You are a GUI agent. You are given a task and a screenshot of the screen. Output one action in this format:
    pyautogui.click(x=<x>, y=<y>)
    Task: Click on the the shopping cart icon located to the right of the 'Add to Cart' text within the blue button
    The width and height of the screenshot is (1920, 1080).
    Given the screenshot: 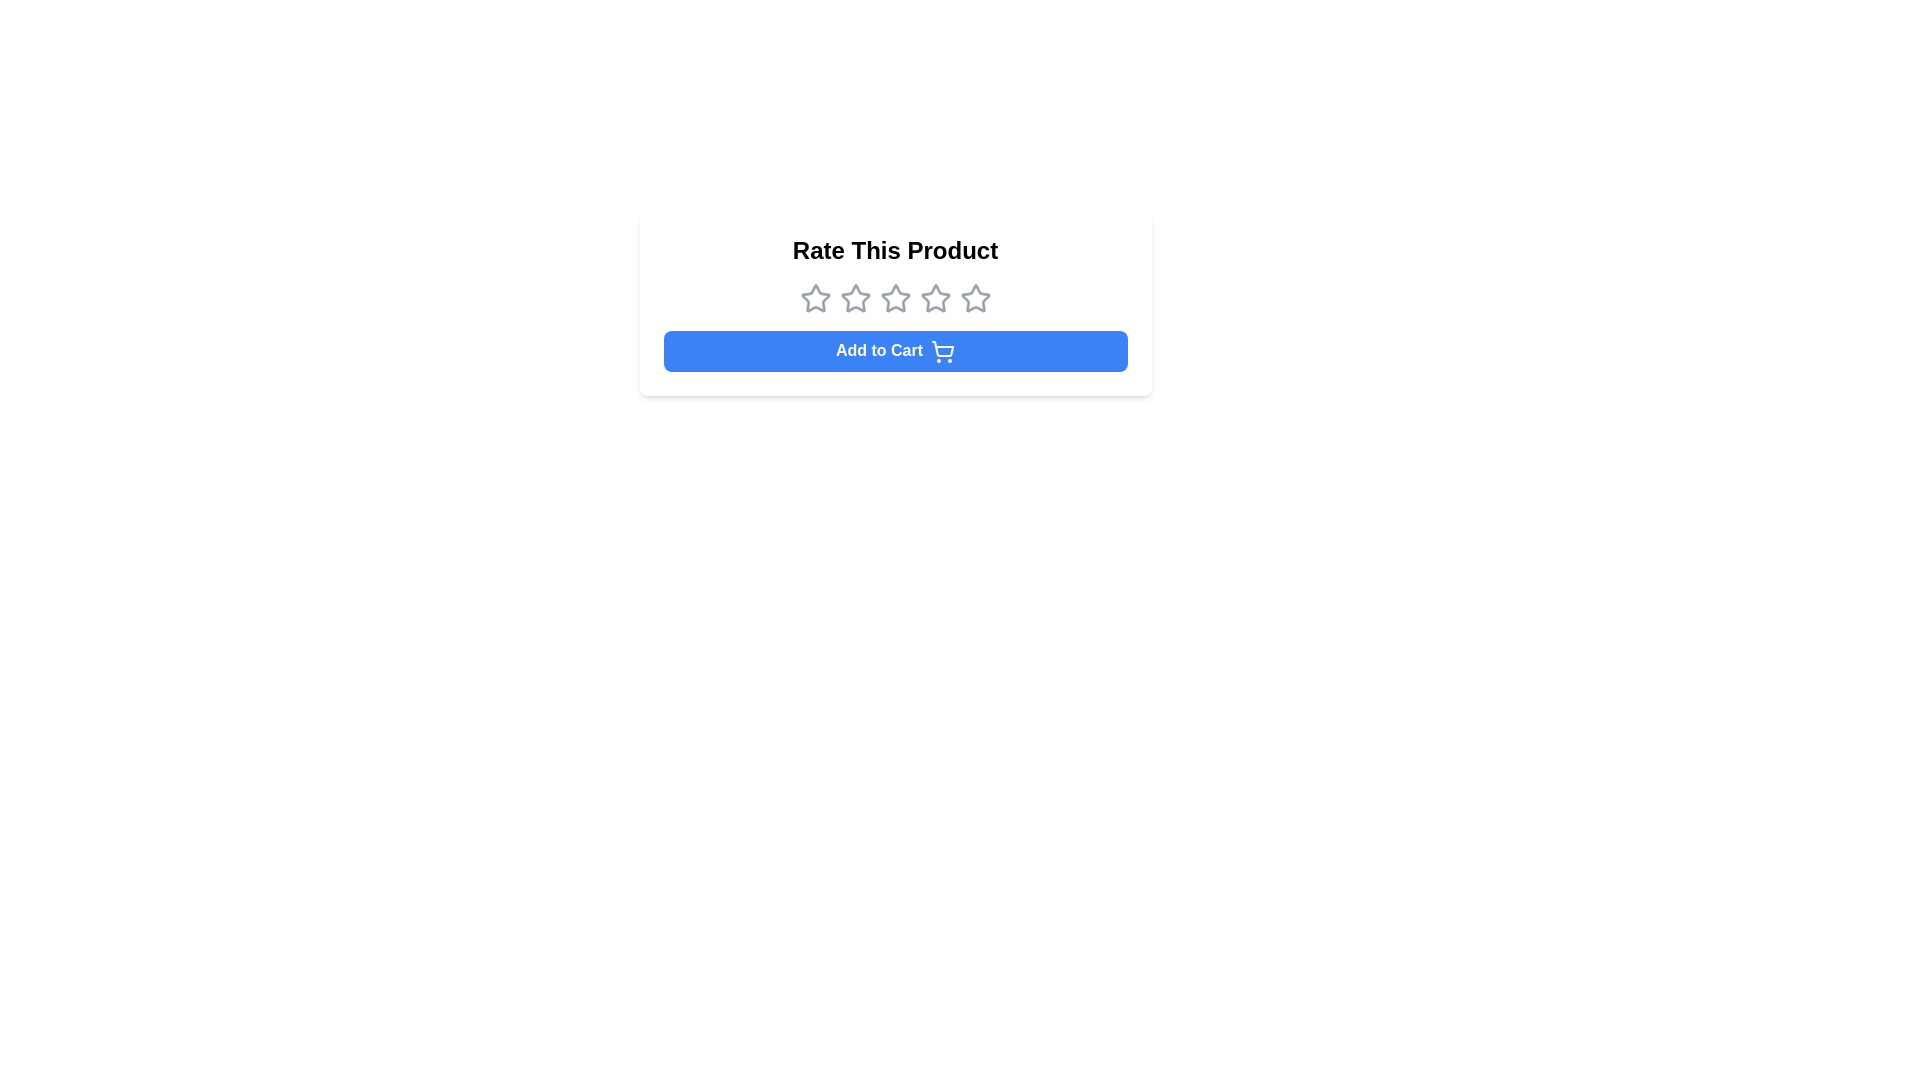 What is the action you would take?
    pyautogui.click(x=942, y=350)
    